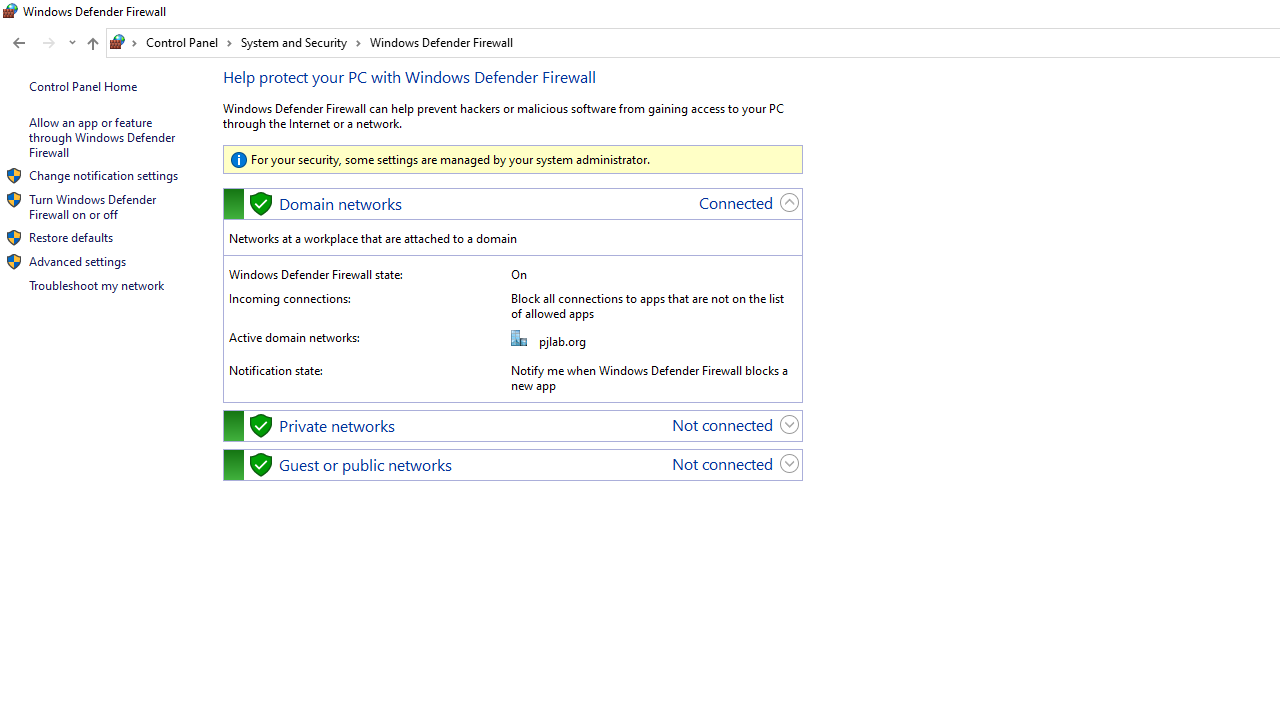 The image size is (1280, 720). What do you see at coordinates (93, 206) in the screenshot?
I see `'Turn Windows Defender Firewall on or off'` at bounding box center [93, 206].